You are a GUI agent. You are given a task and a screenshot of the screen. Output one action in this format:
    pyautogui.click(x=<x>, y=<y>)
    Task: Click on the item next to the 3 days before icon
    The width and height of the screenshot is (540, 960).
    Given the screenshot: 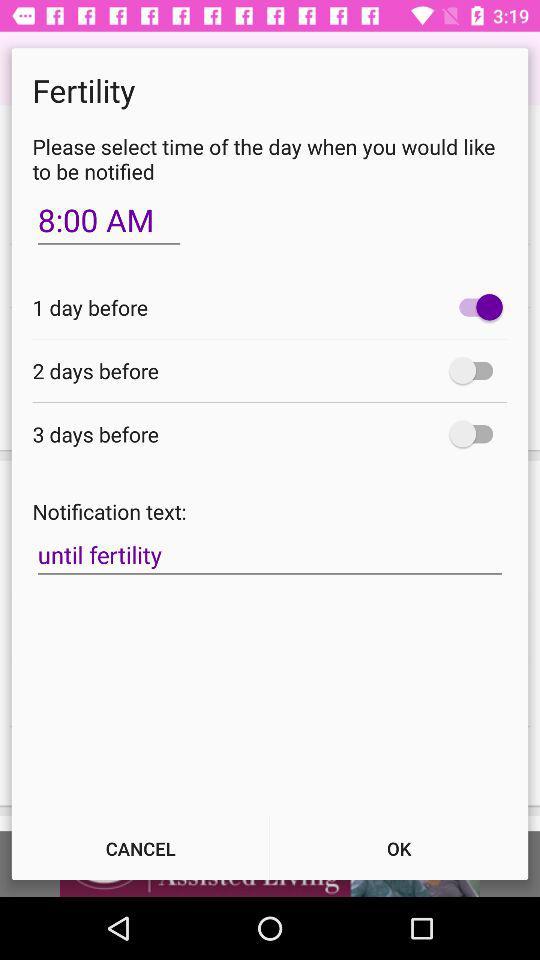 What is the action you would take?
    pyautogui.click(x=475, y=434)
    